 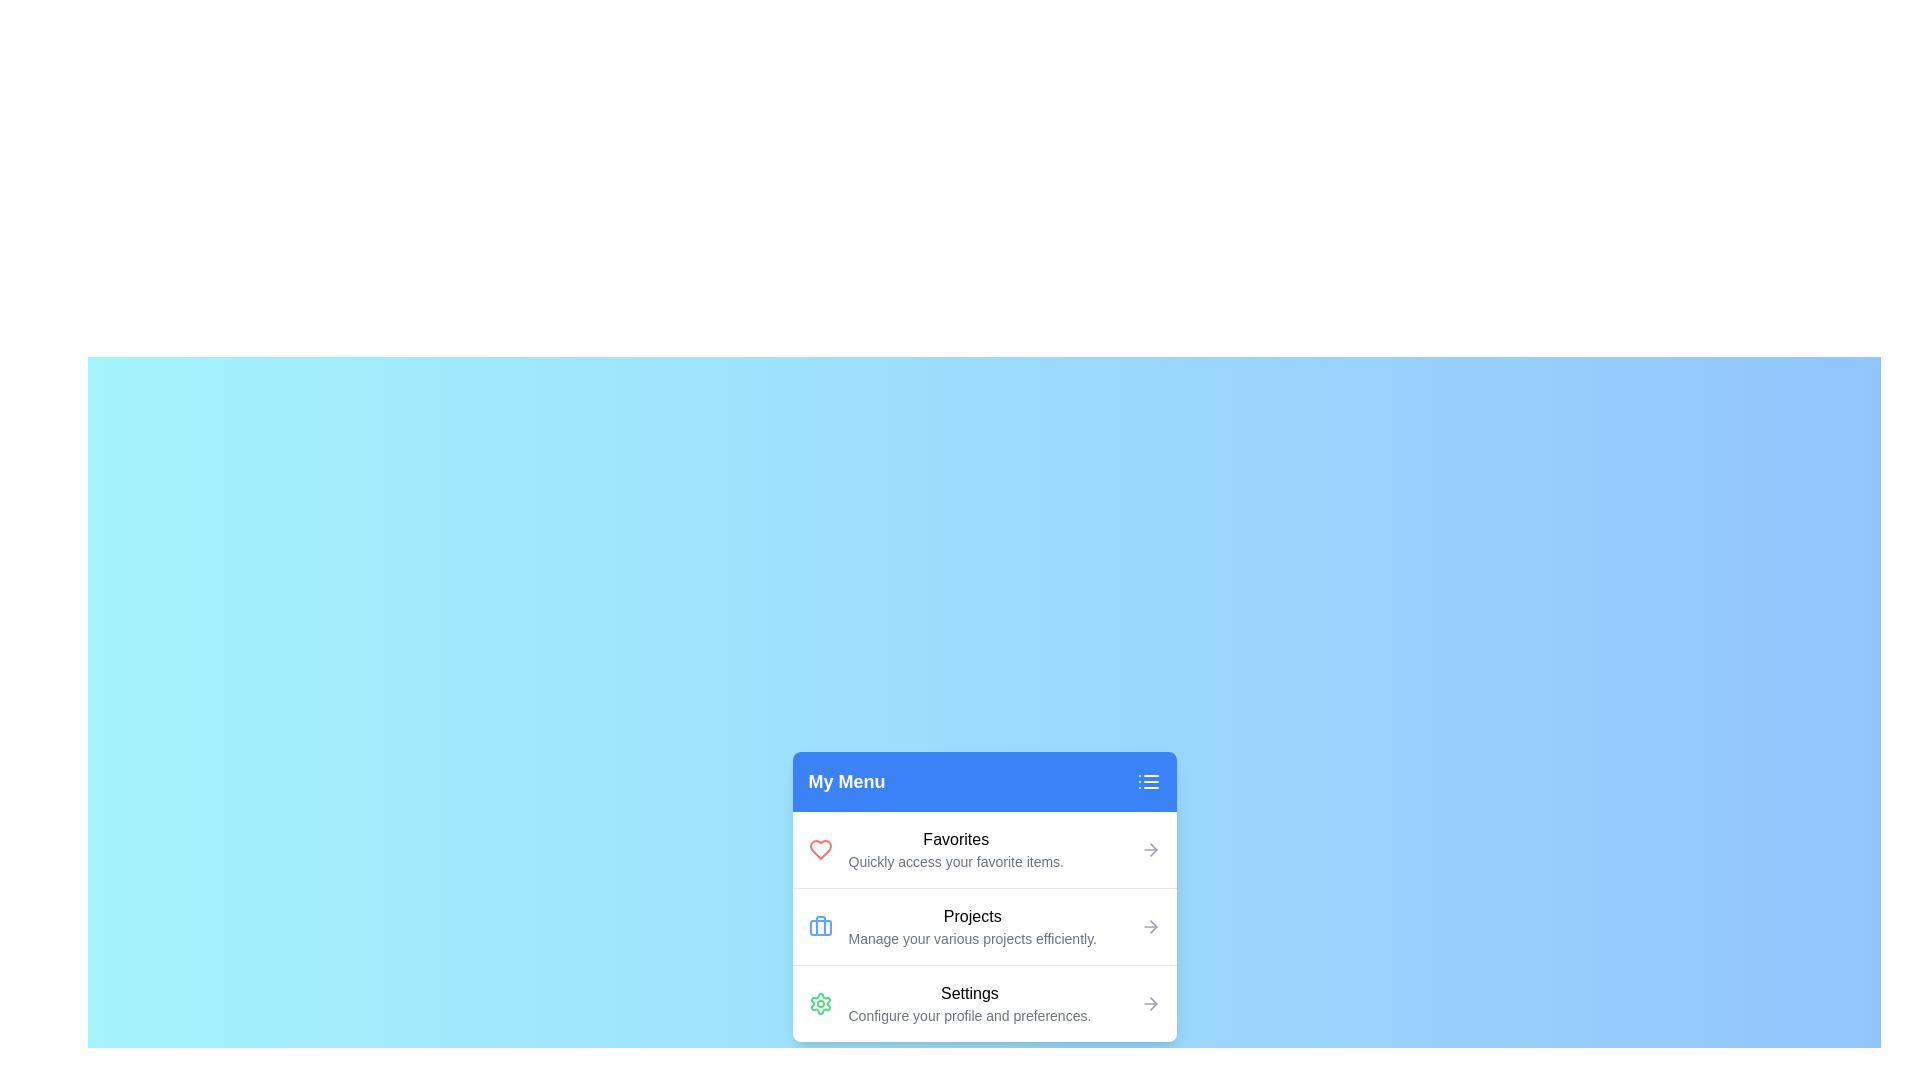 I want to click on the menu item Settings, so click(x=984, y=1003).